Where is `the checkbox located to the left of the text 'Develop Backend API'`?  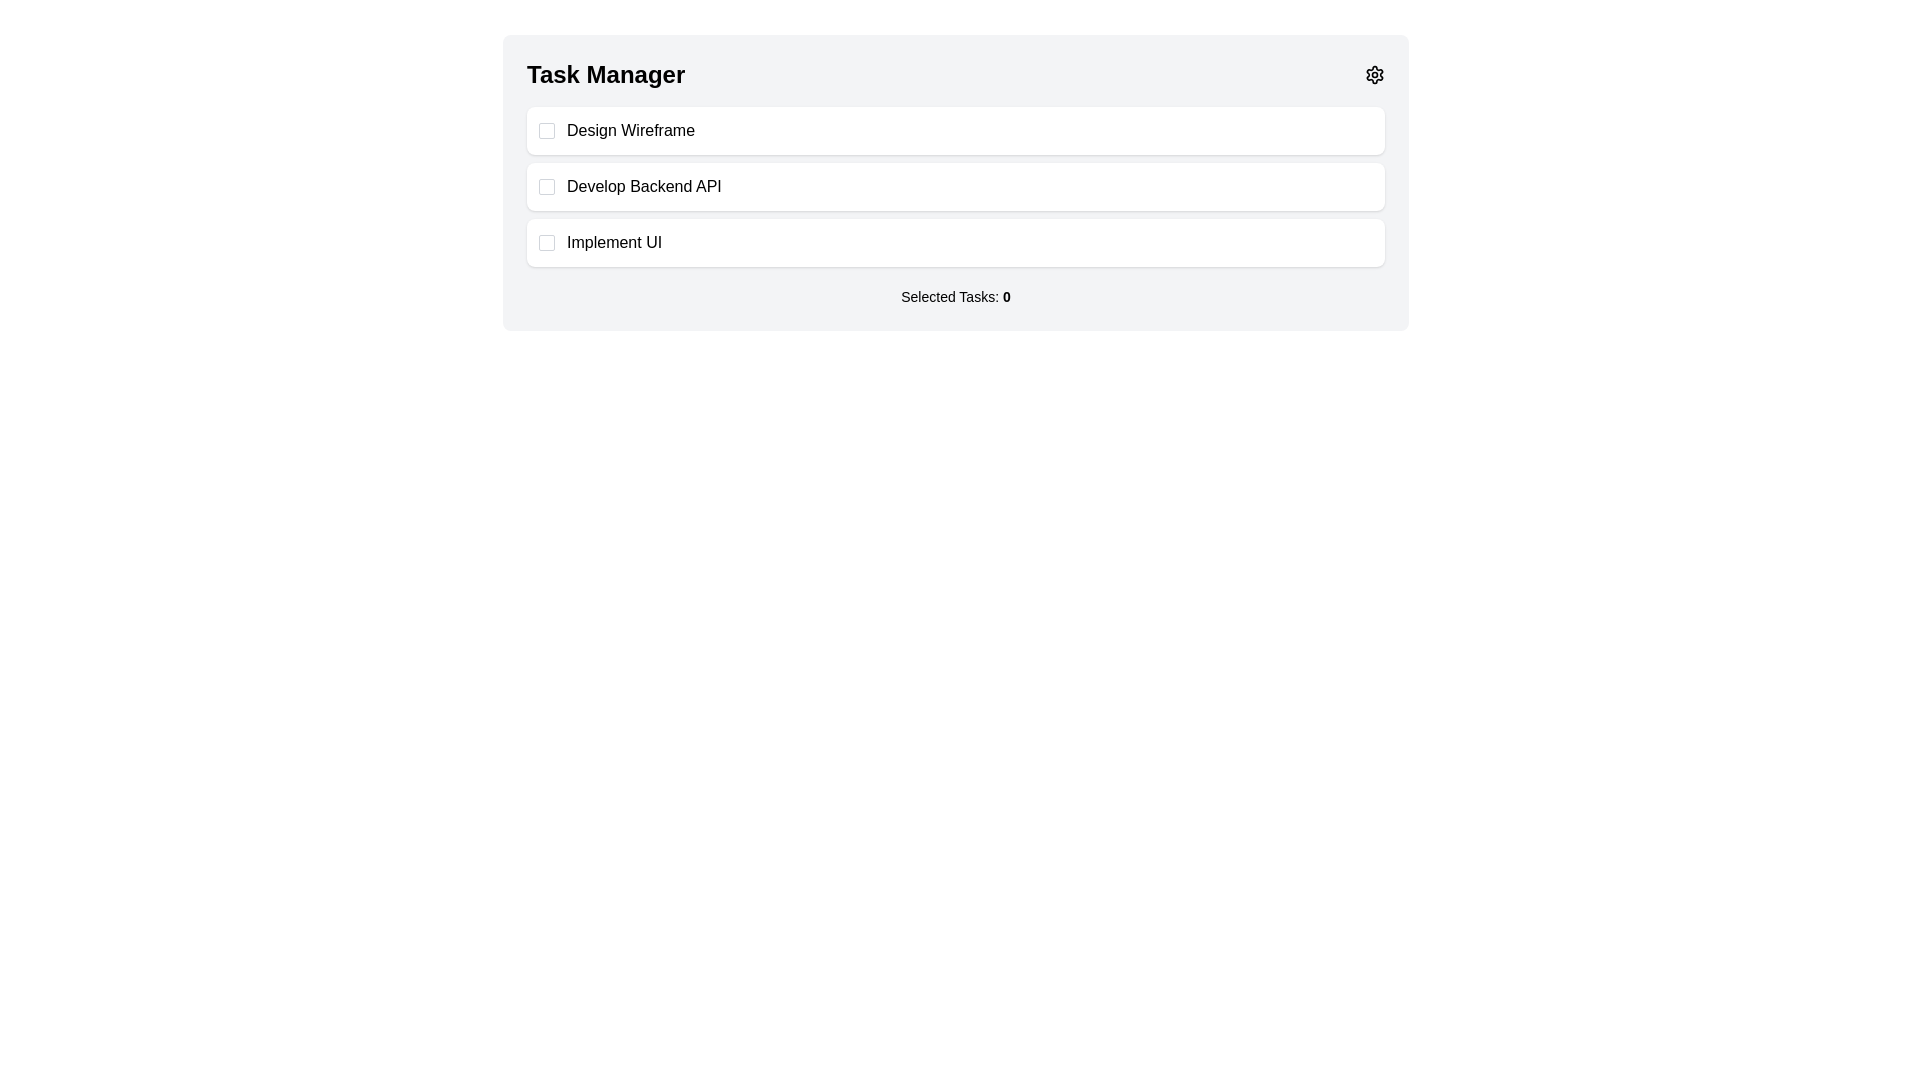
the checkbox located to the left of the text 'Develop Backend API' is located at coordinates (547, 186).